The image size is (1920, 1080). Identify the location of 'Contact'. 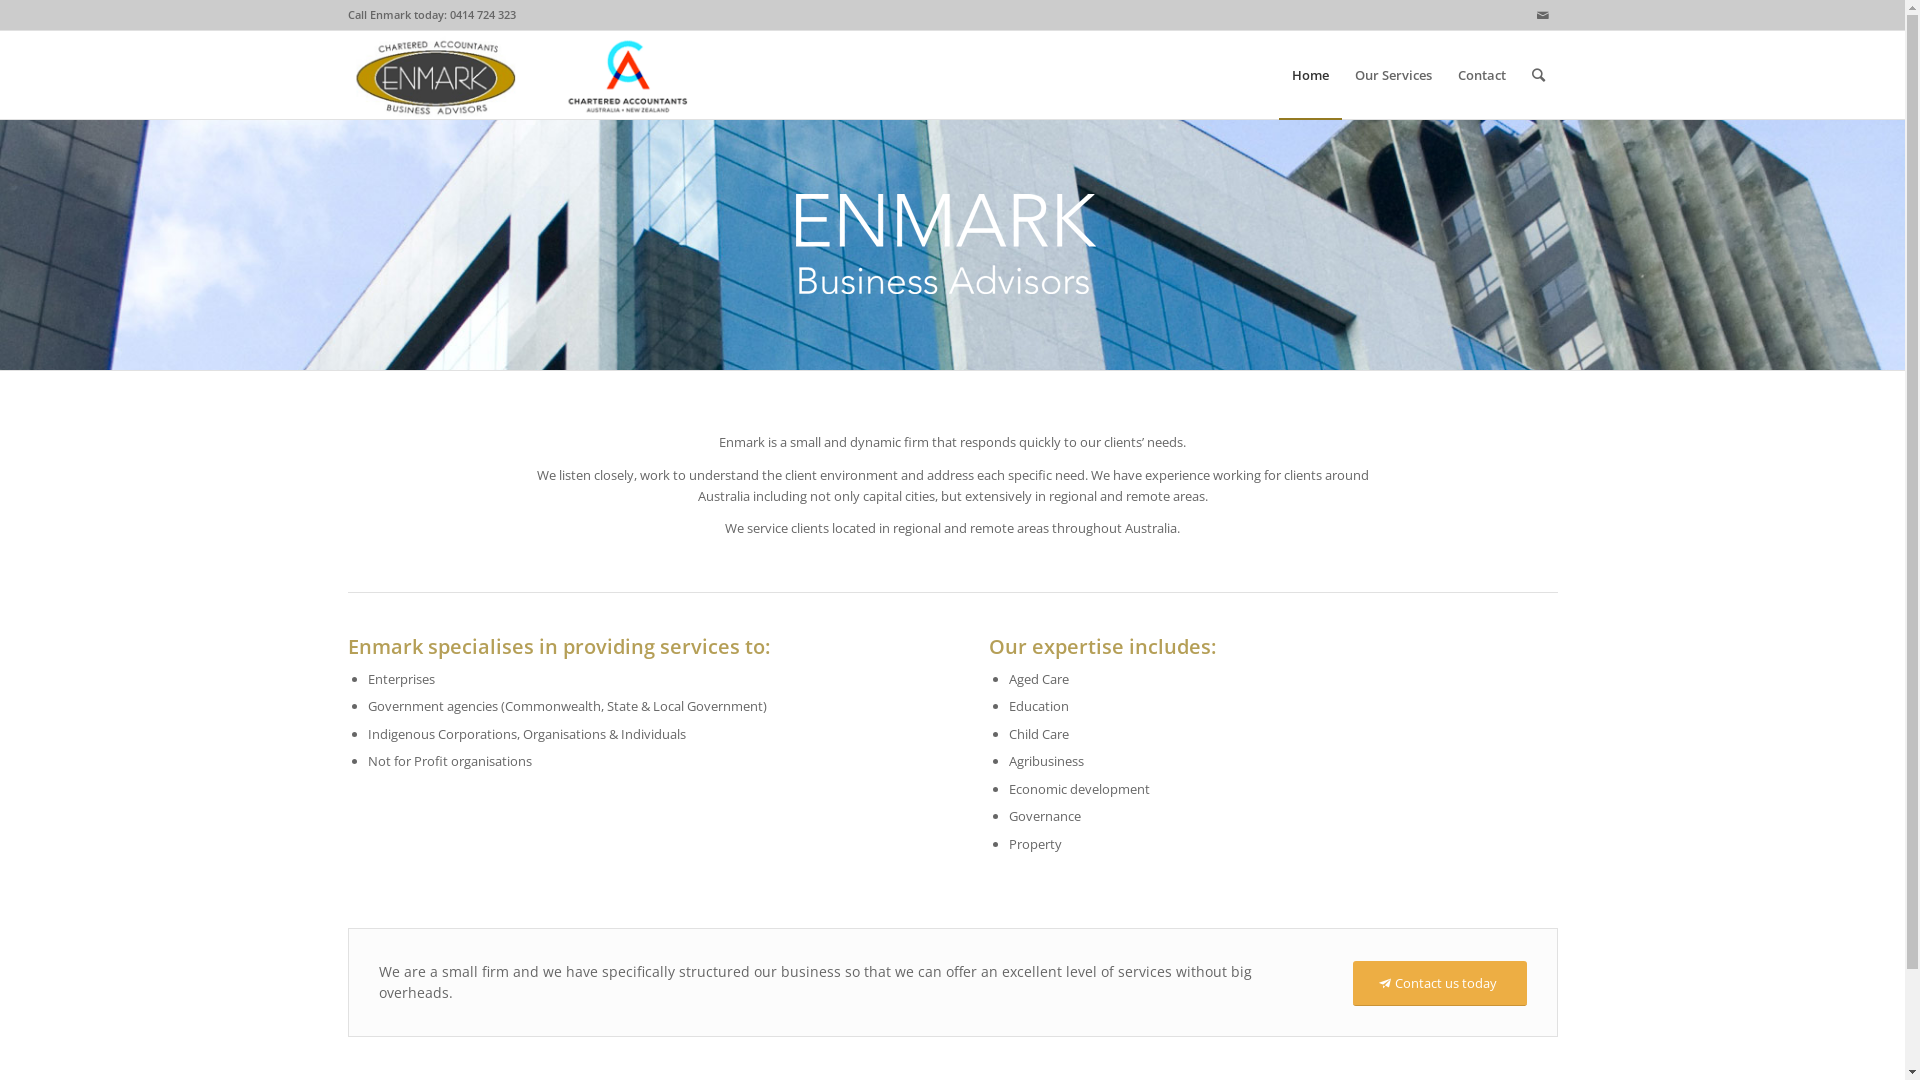
(1481, 73).